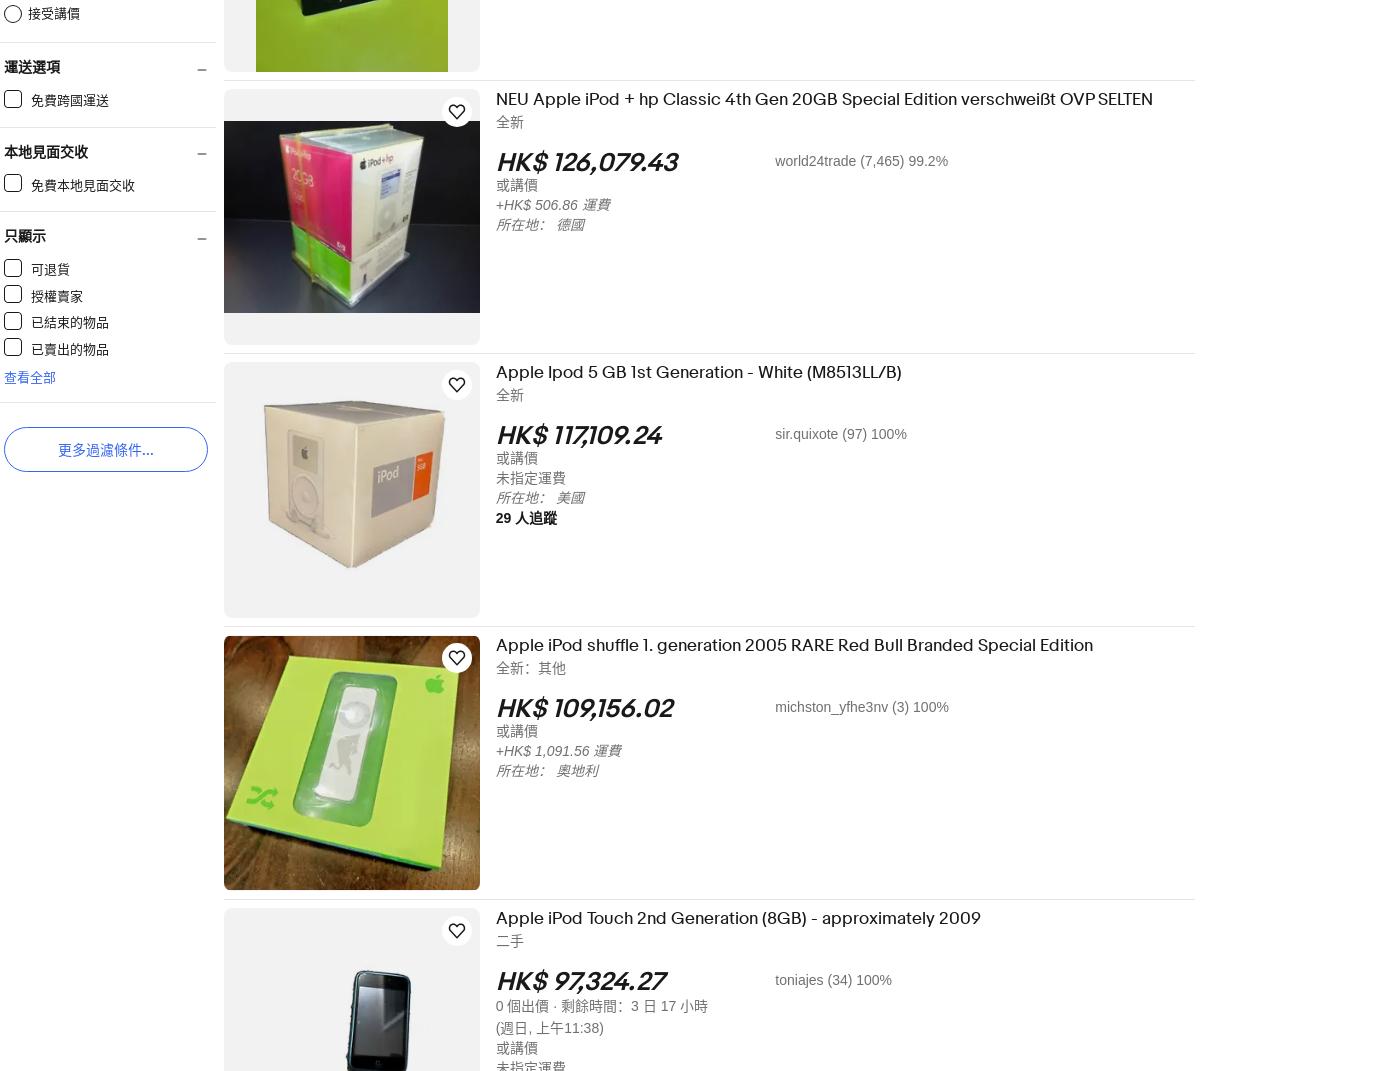  I want to click on '29 人追蹤', so click(539, 517).